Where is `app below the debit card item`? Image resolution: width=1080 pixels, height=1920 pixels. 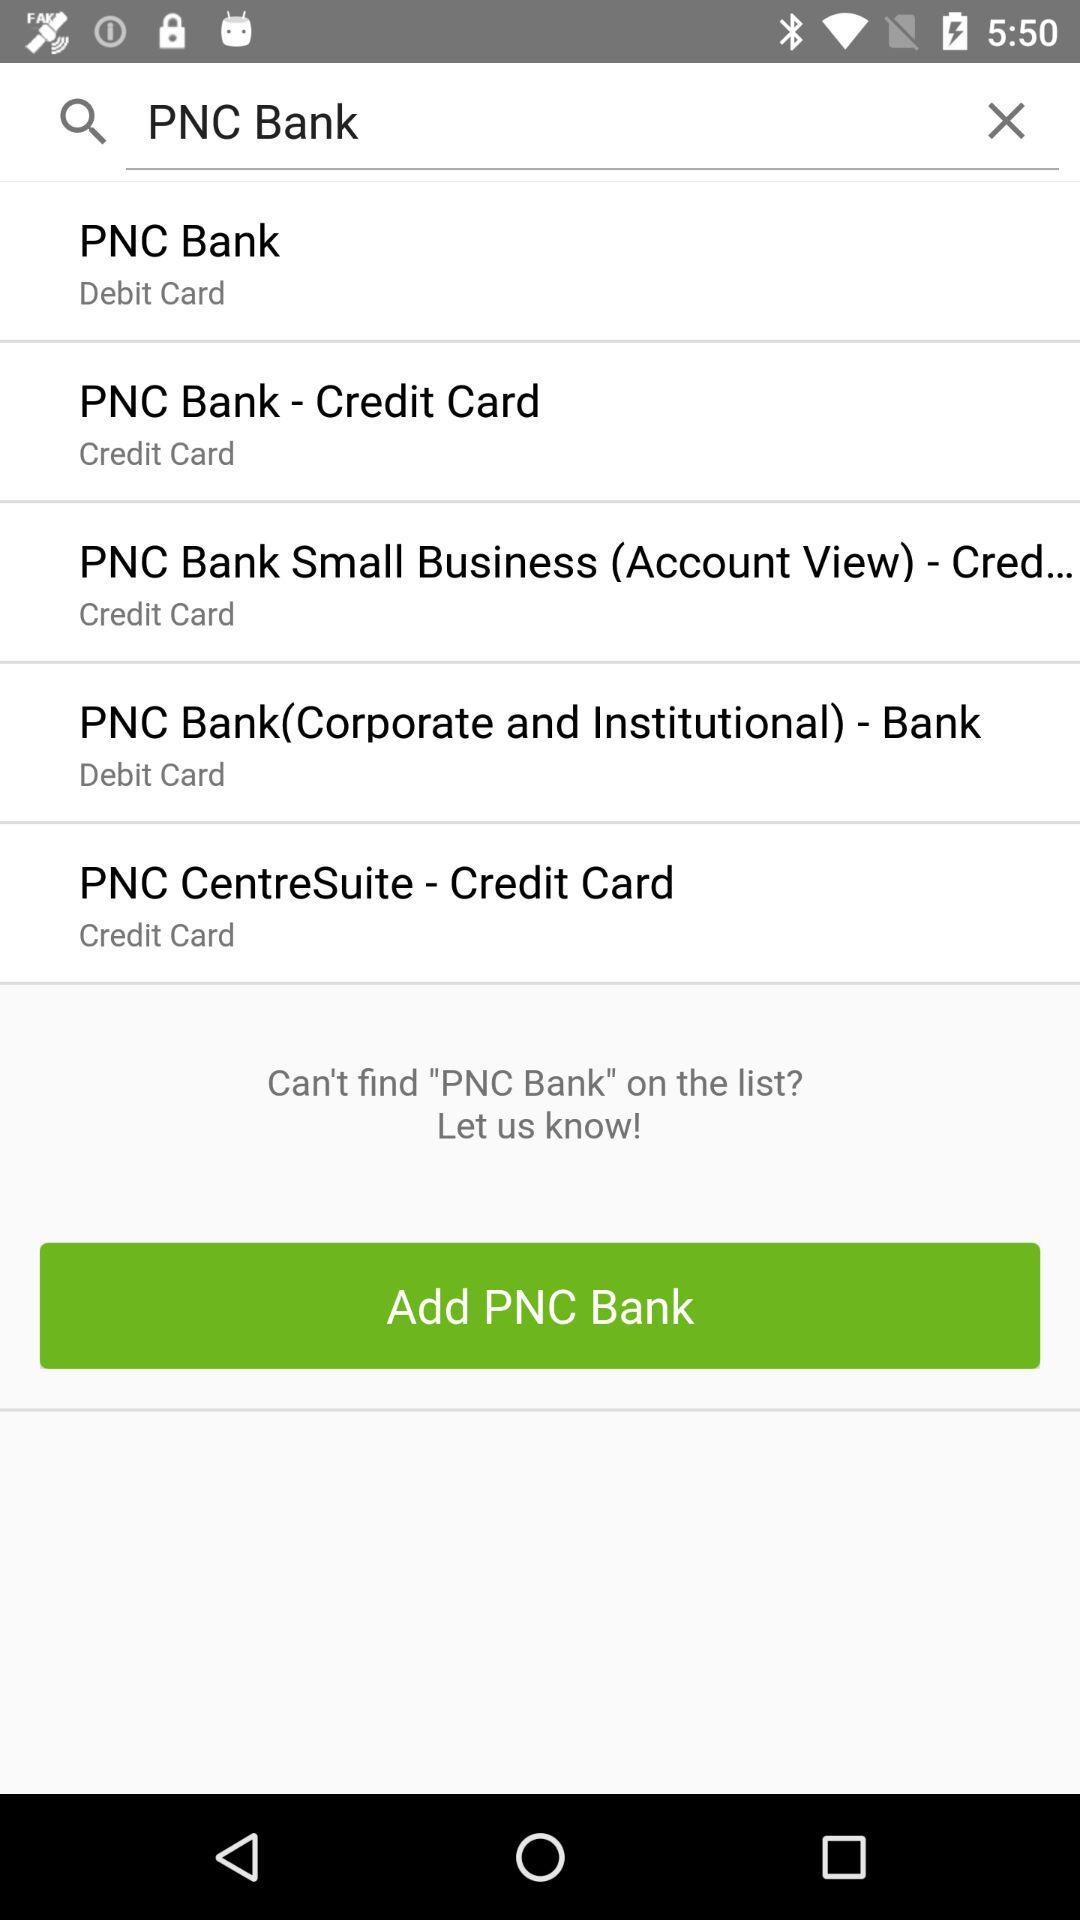 app below the debit card item is located at coordinates (376, 876).